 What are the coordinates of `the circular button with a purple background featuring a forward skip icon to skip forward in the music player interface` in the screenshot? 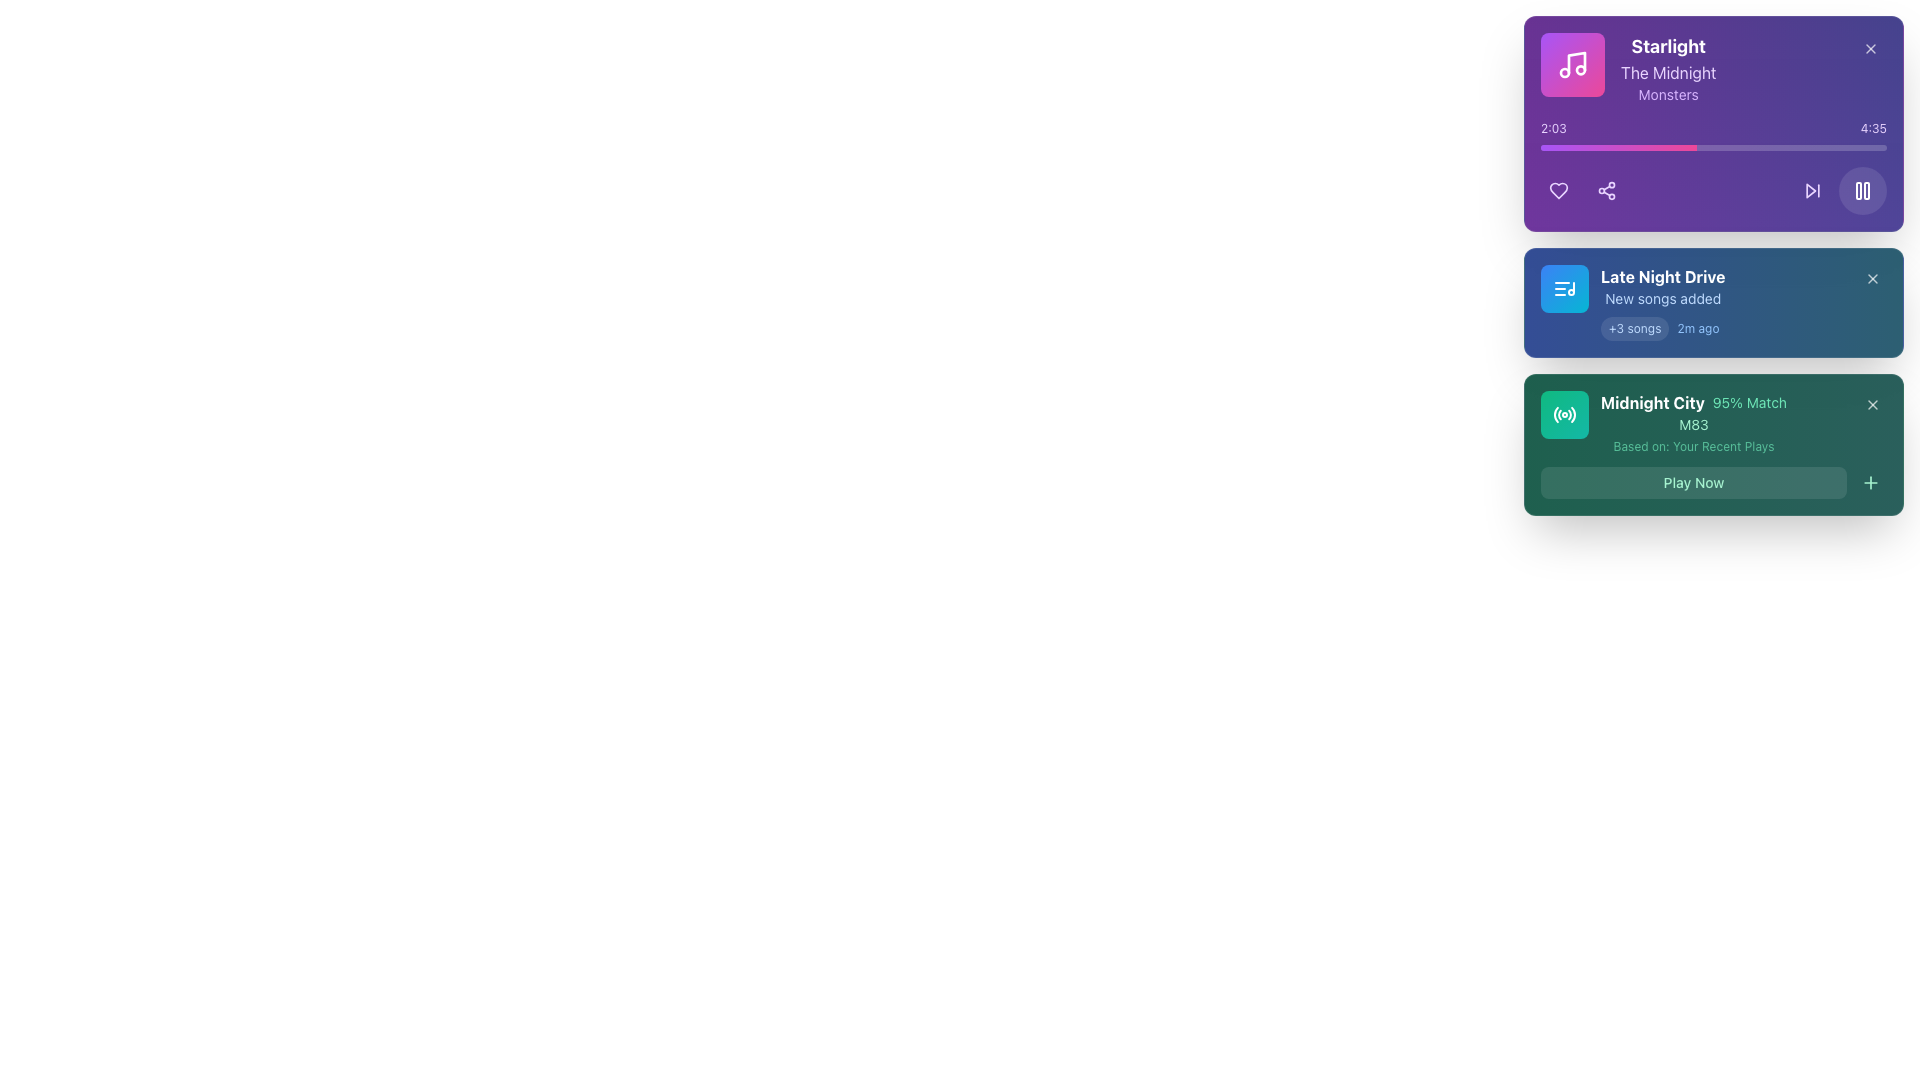 It's located at (1813, 191).